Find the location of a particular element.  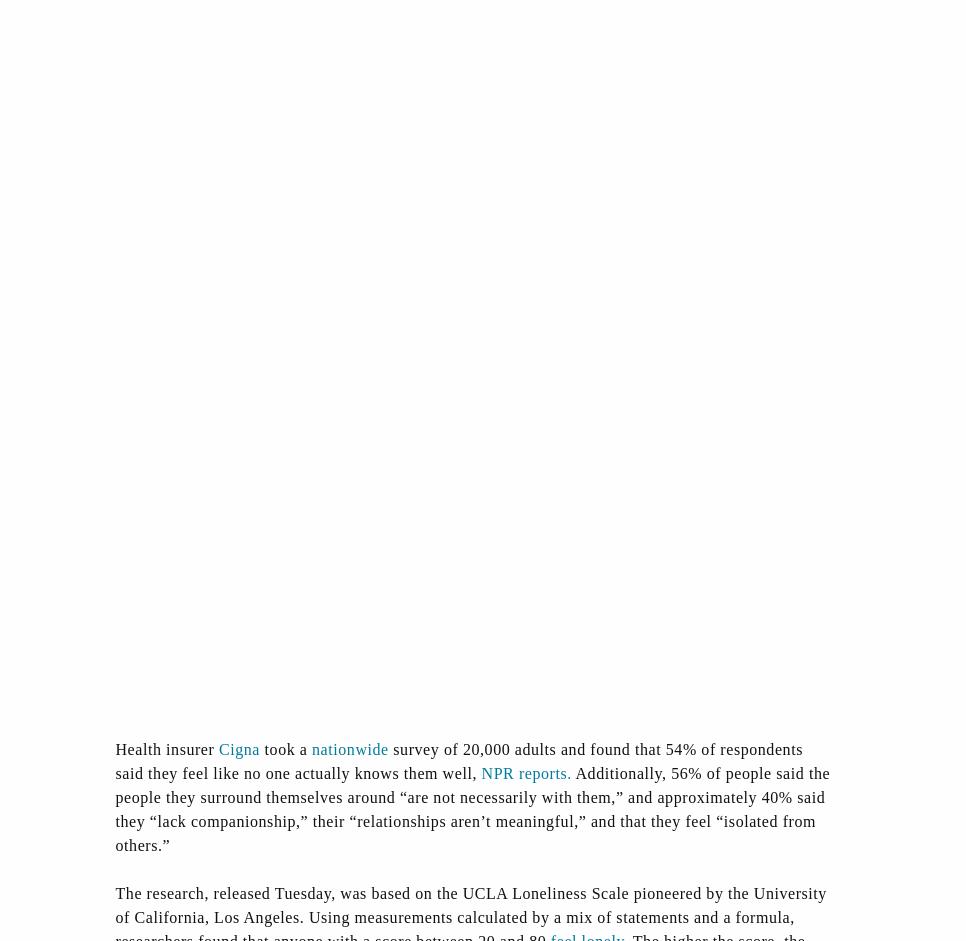

'Antitrust' is located at coordinates (766, 201).